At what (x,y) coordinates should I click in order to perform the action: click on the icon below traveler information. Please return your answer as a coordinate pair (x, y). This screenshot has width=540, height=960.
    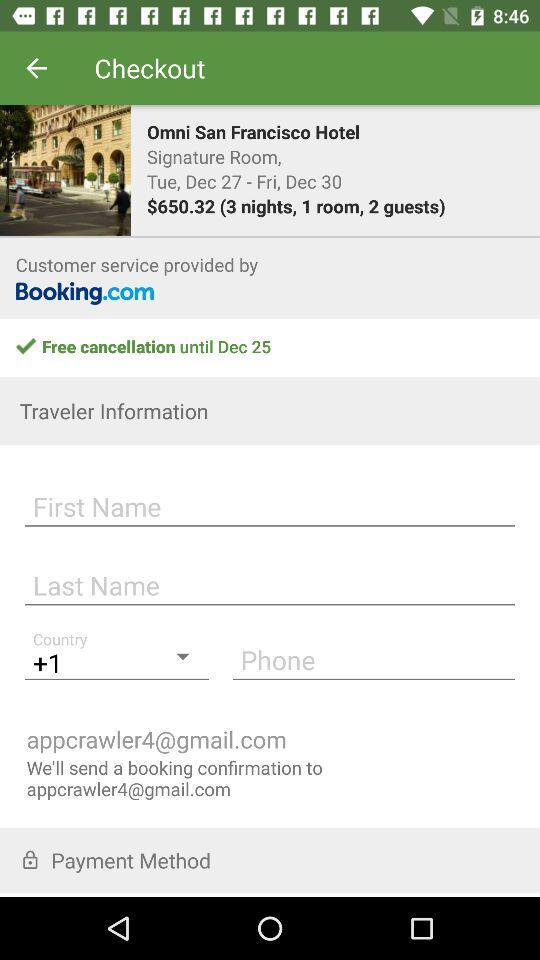
    Looking at the image, I should click on (270, 503).